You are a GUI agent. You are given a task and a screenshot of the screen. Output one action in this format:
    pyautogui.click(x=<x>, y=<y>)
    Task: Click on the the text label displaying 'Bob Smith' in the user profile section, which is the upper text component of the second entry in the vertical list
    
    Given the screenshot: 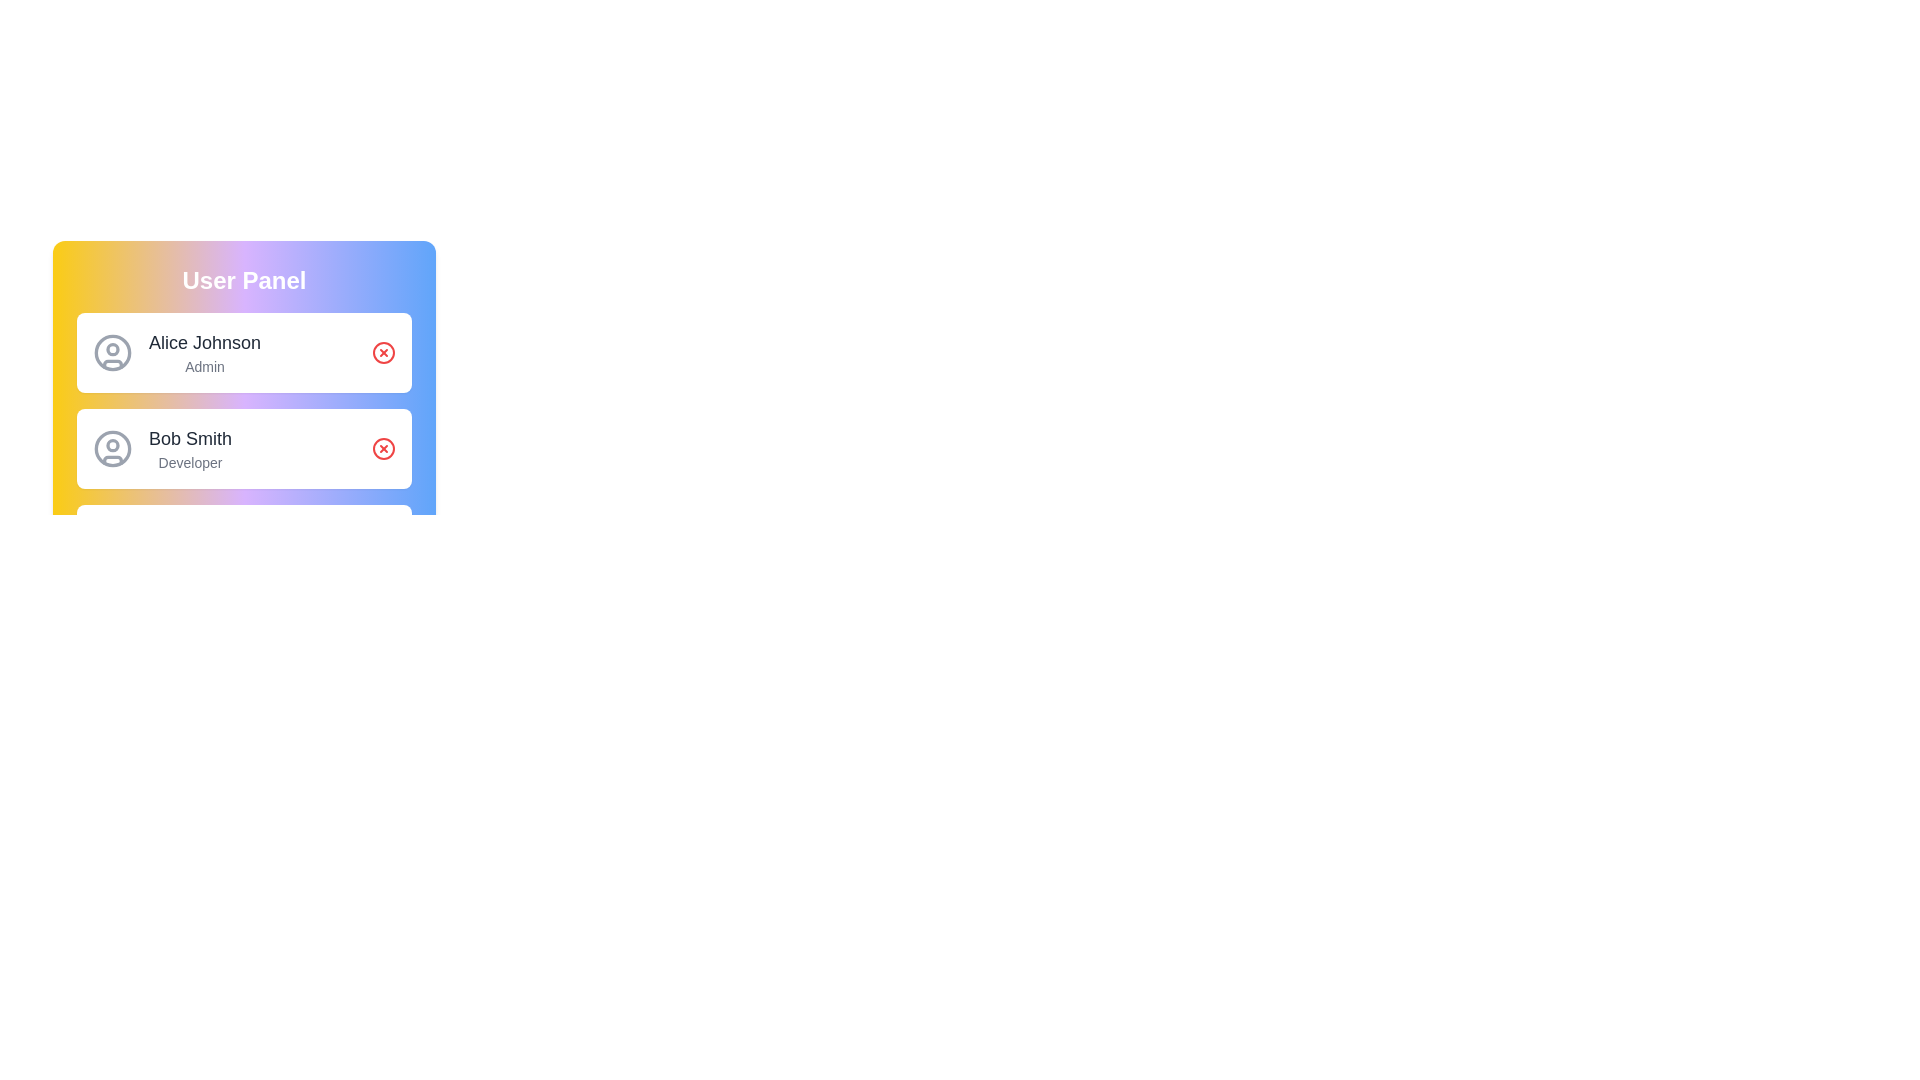 What is the action you would take?
    pyautogui.click(x=190, y=438)
    